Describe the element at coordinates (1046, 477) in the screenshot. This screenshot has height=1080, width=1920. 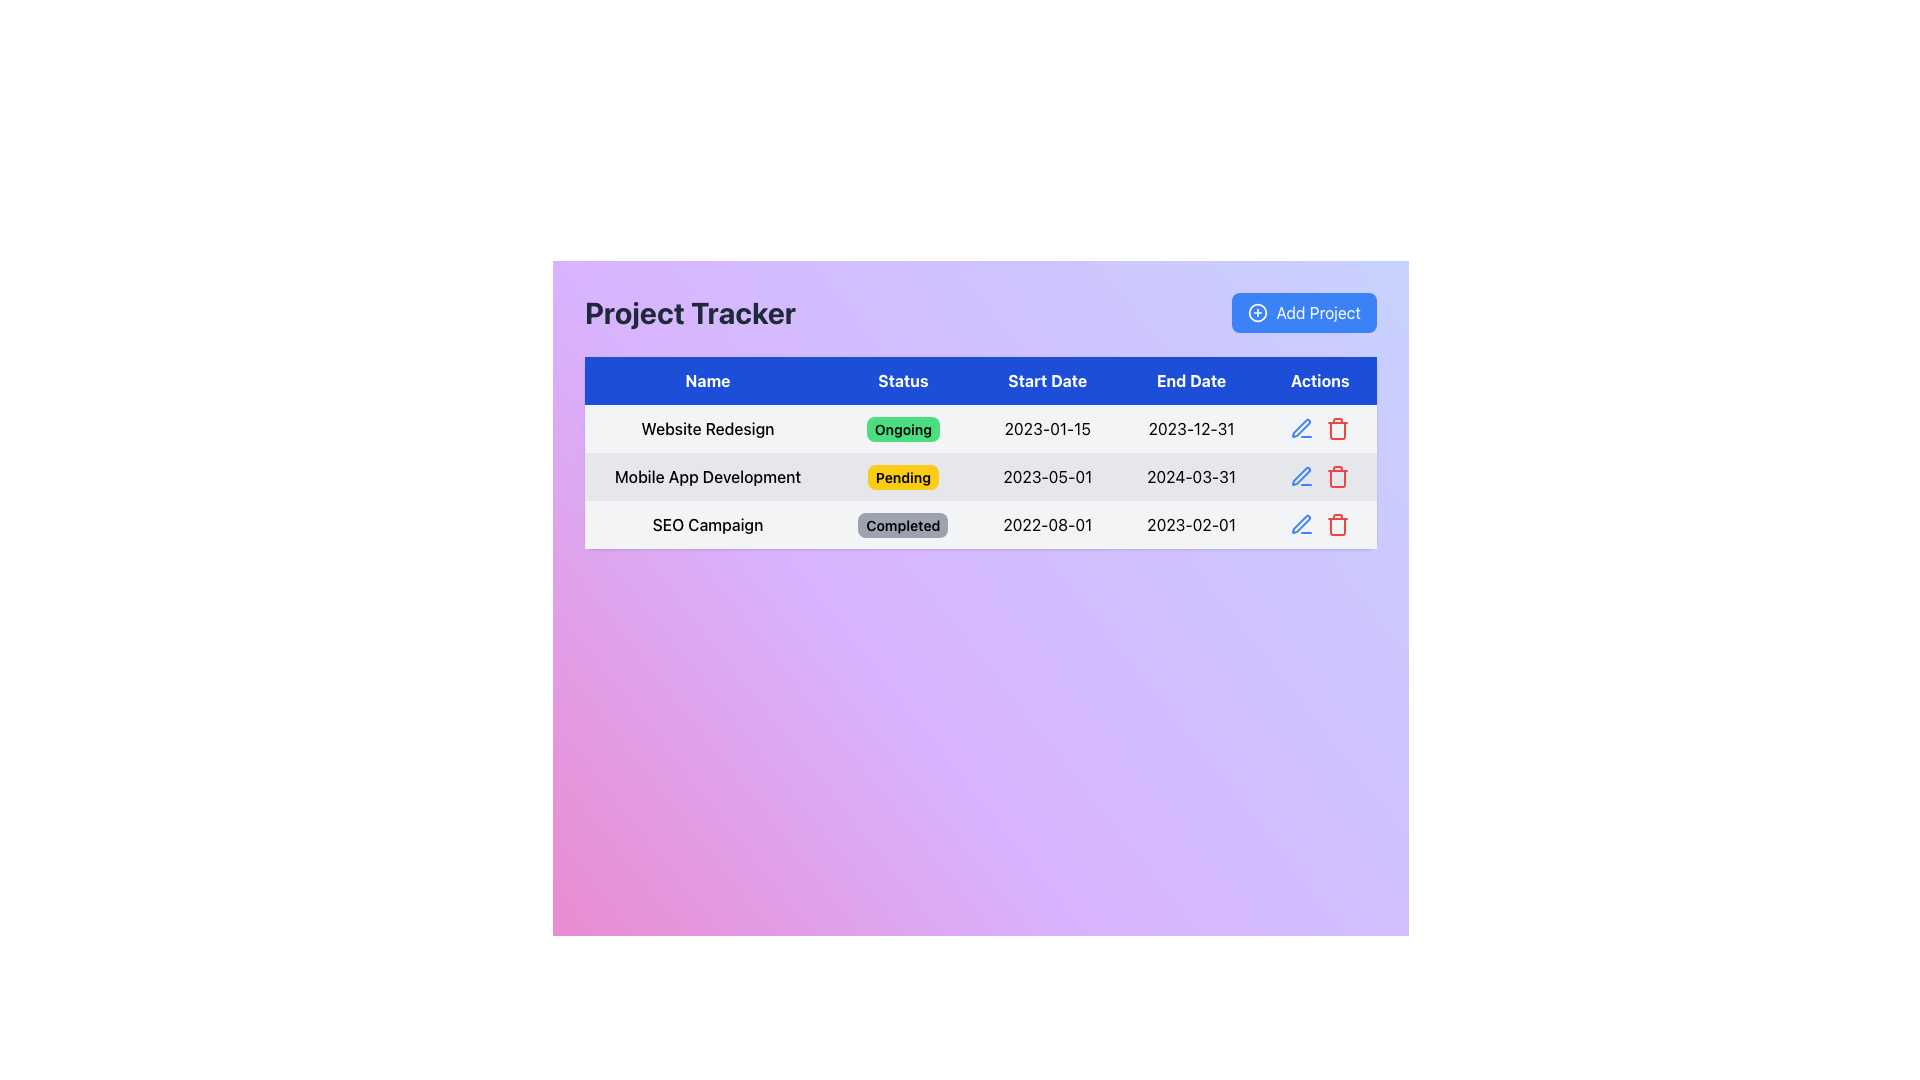
I see `the 'Start Date' text element in the project 'Mobile App Development', which is located in the third column of the second row of the table` at that location.